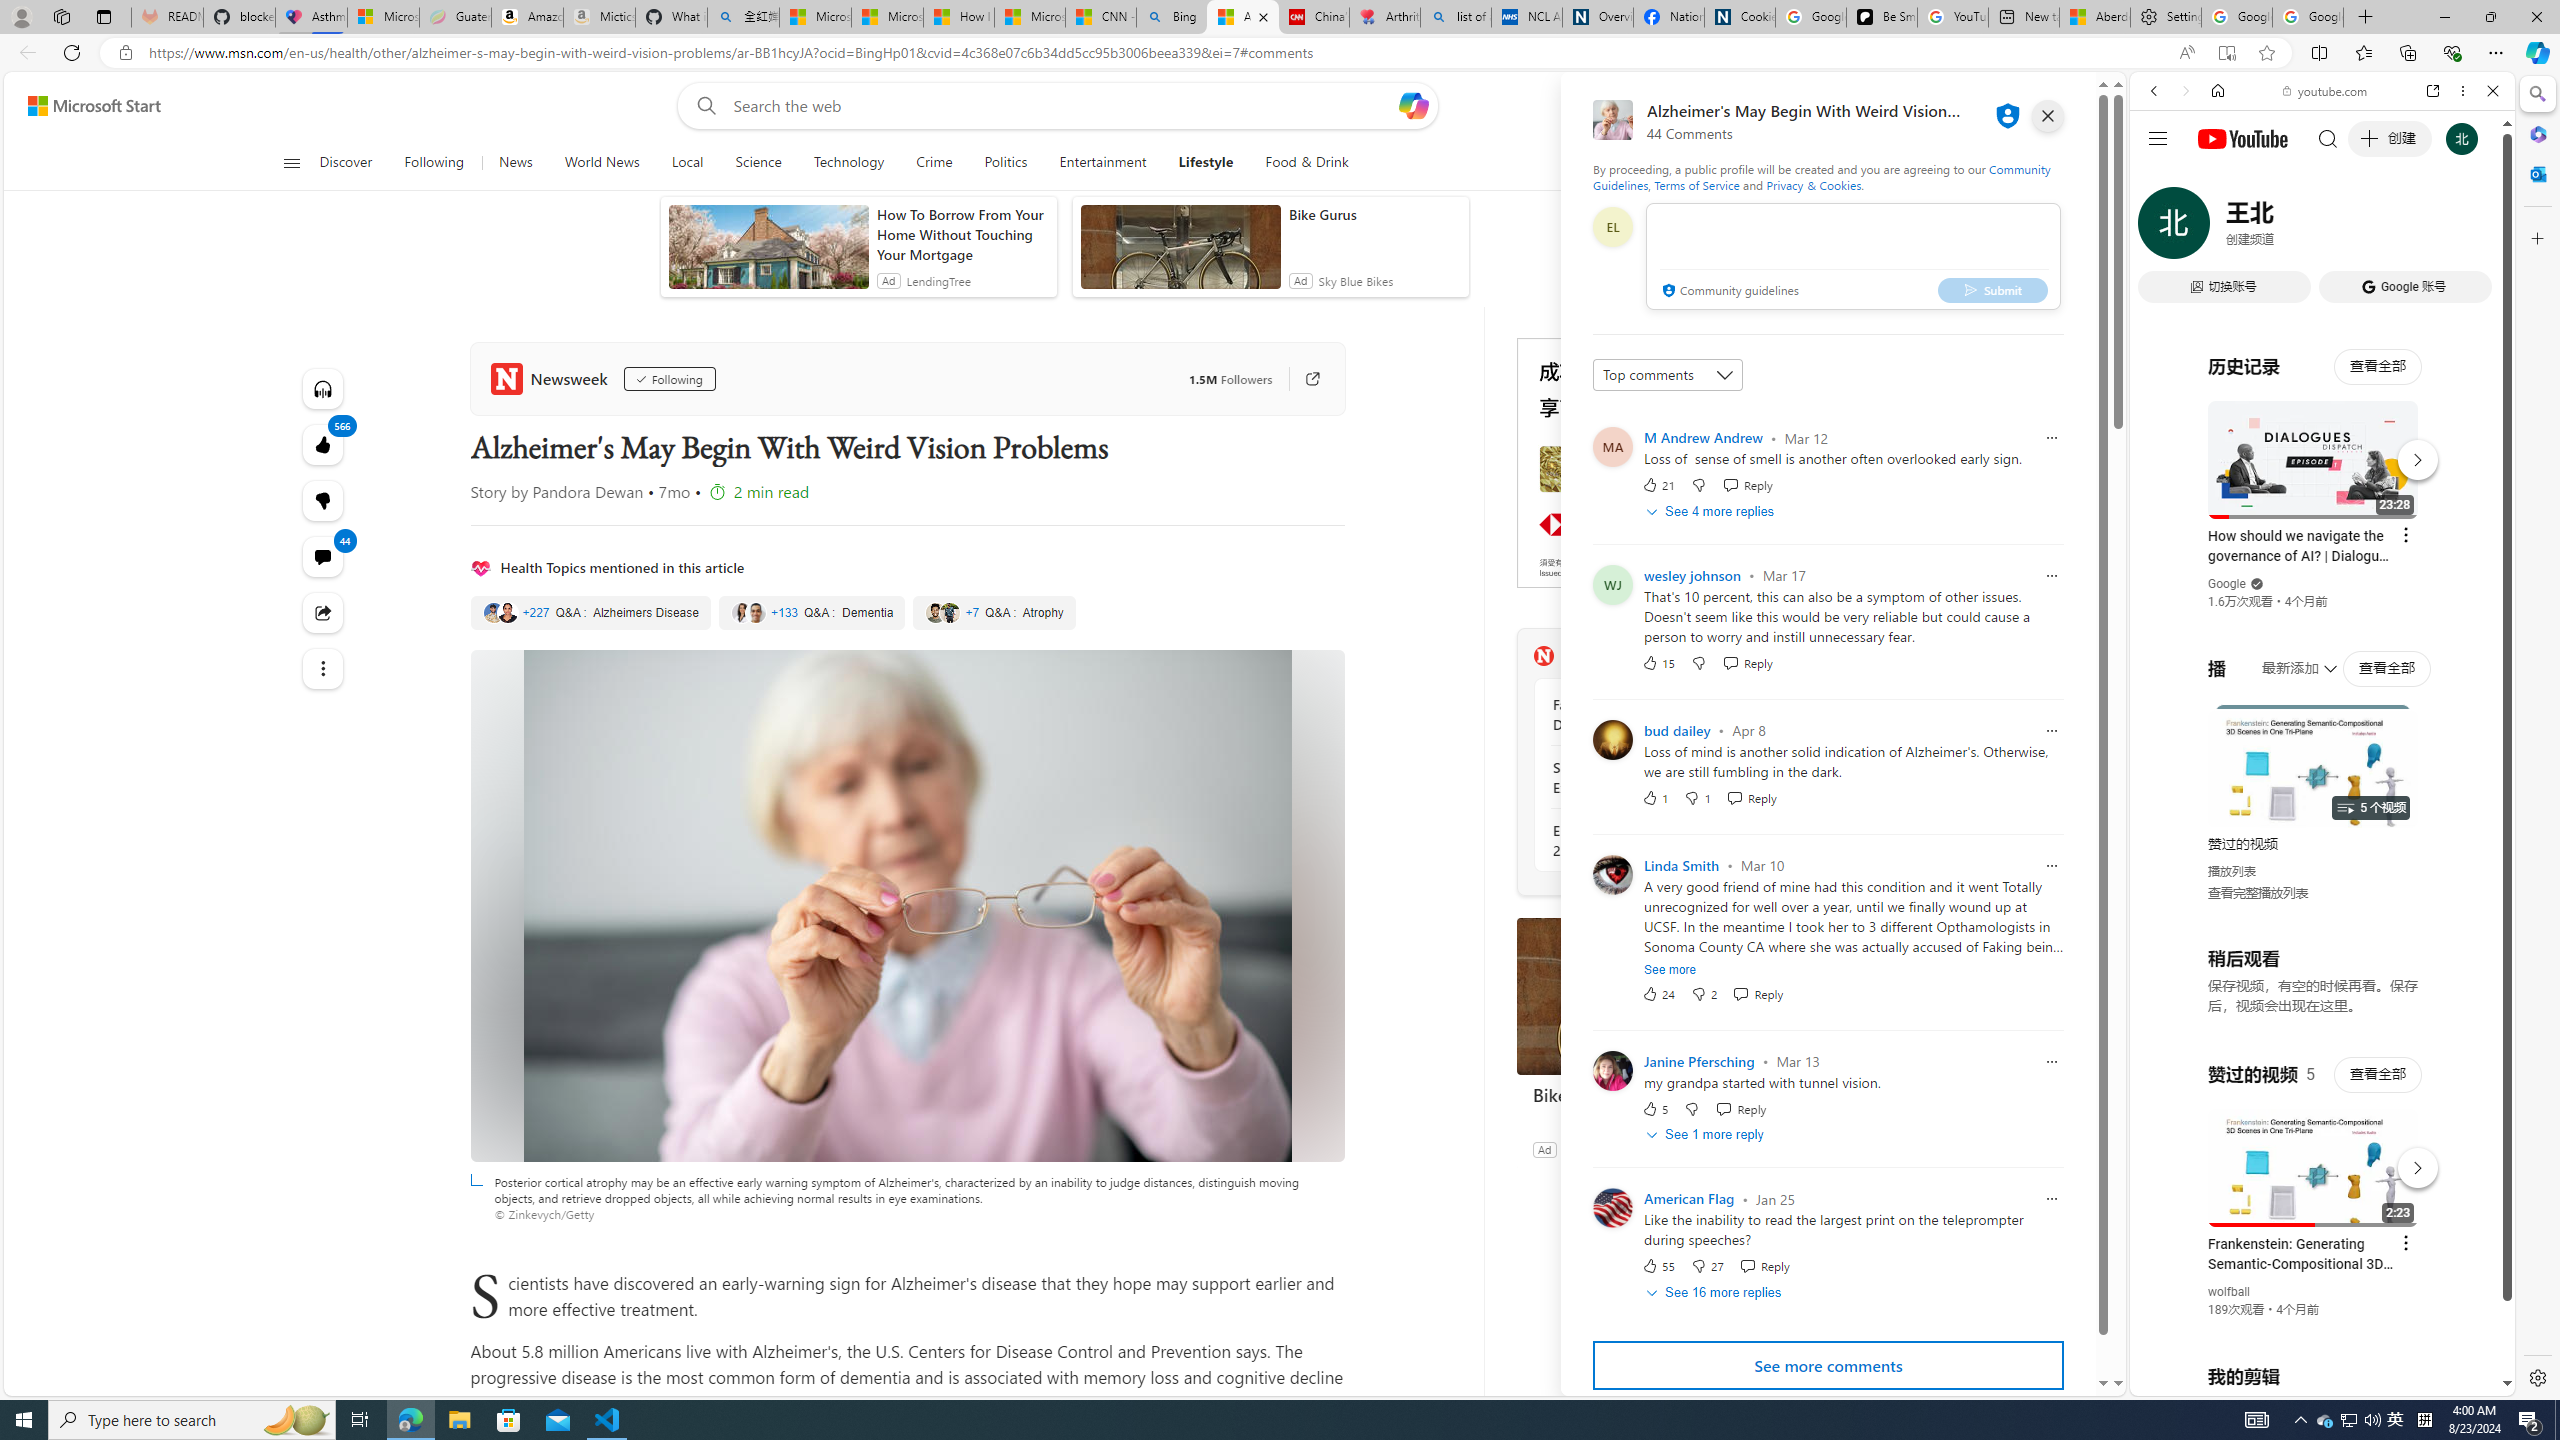 The height and width of the screenshot is (1440, 2560). I want to click on 'Newsweek', so click(551, 378).